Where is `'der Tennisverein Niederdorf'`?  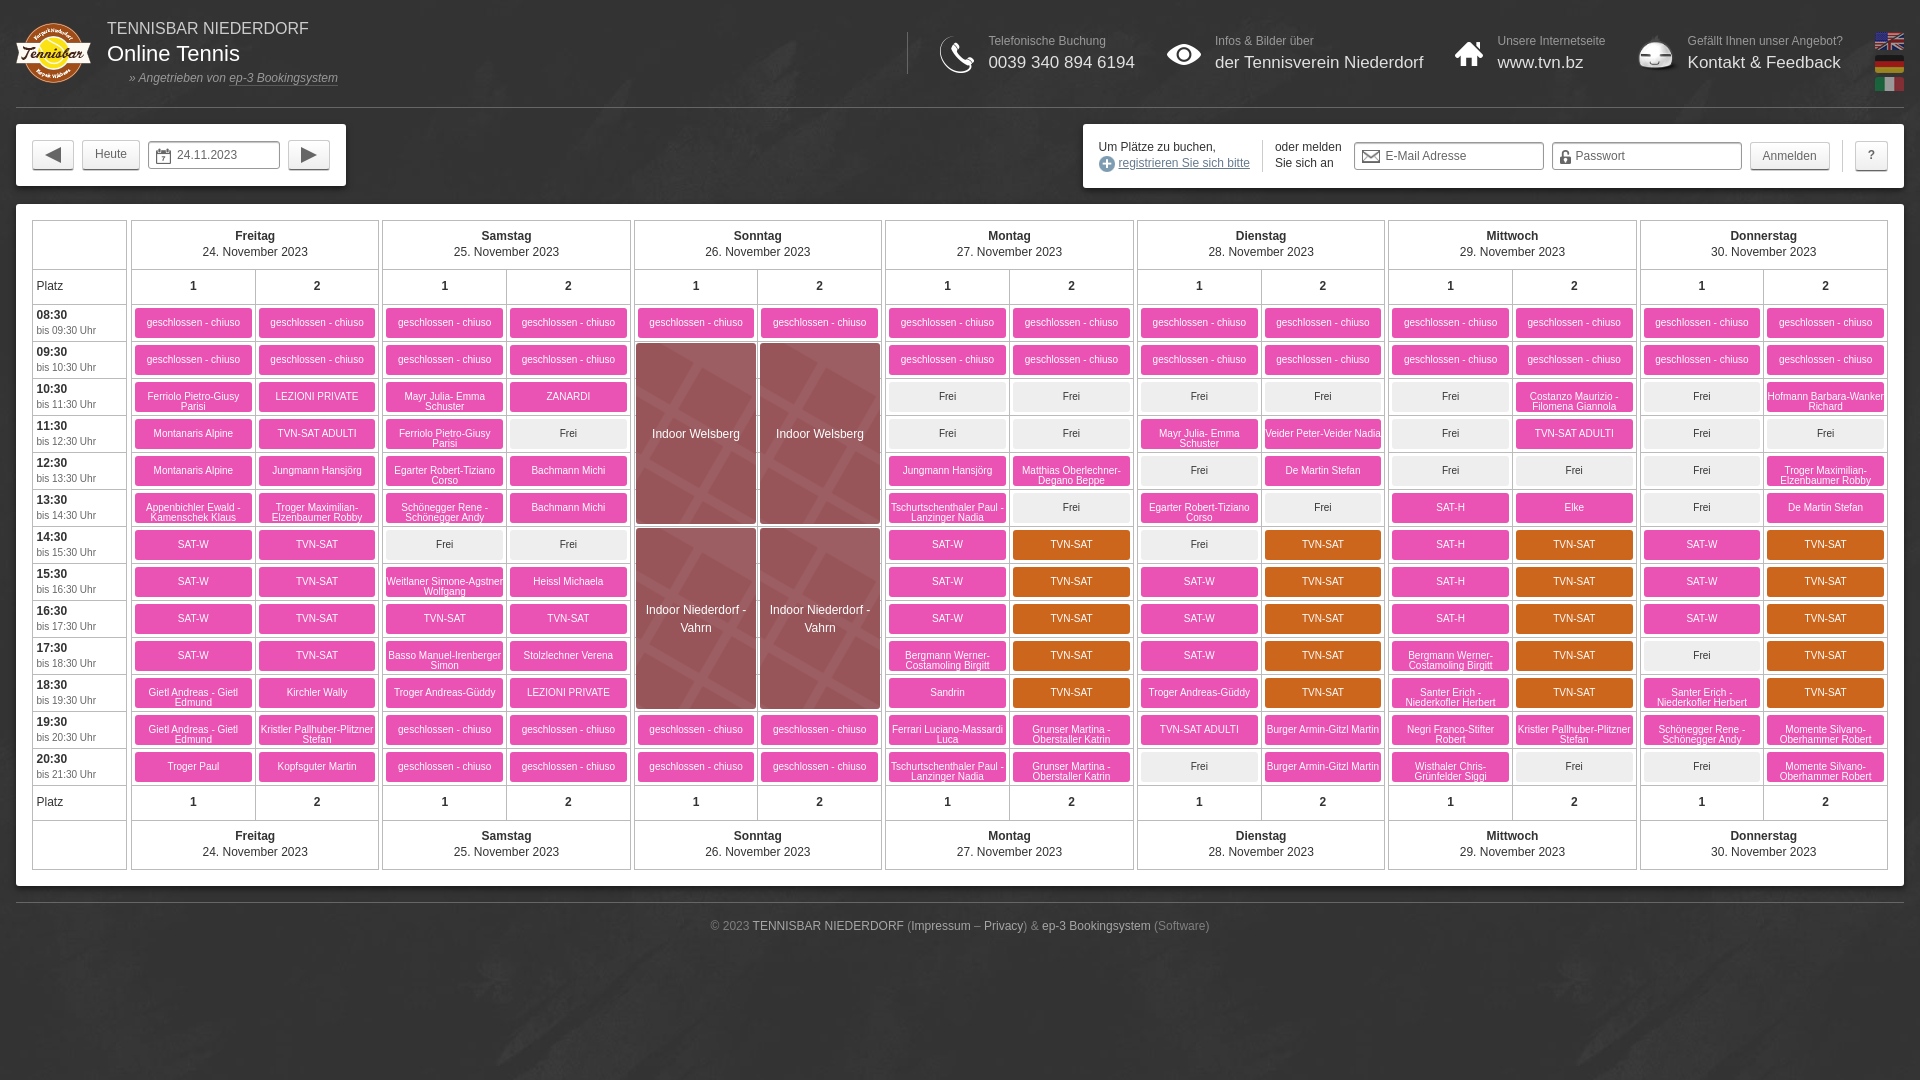 'der Tennisverein Niederdorf' is located at coordinates (1213, 61).